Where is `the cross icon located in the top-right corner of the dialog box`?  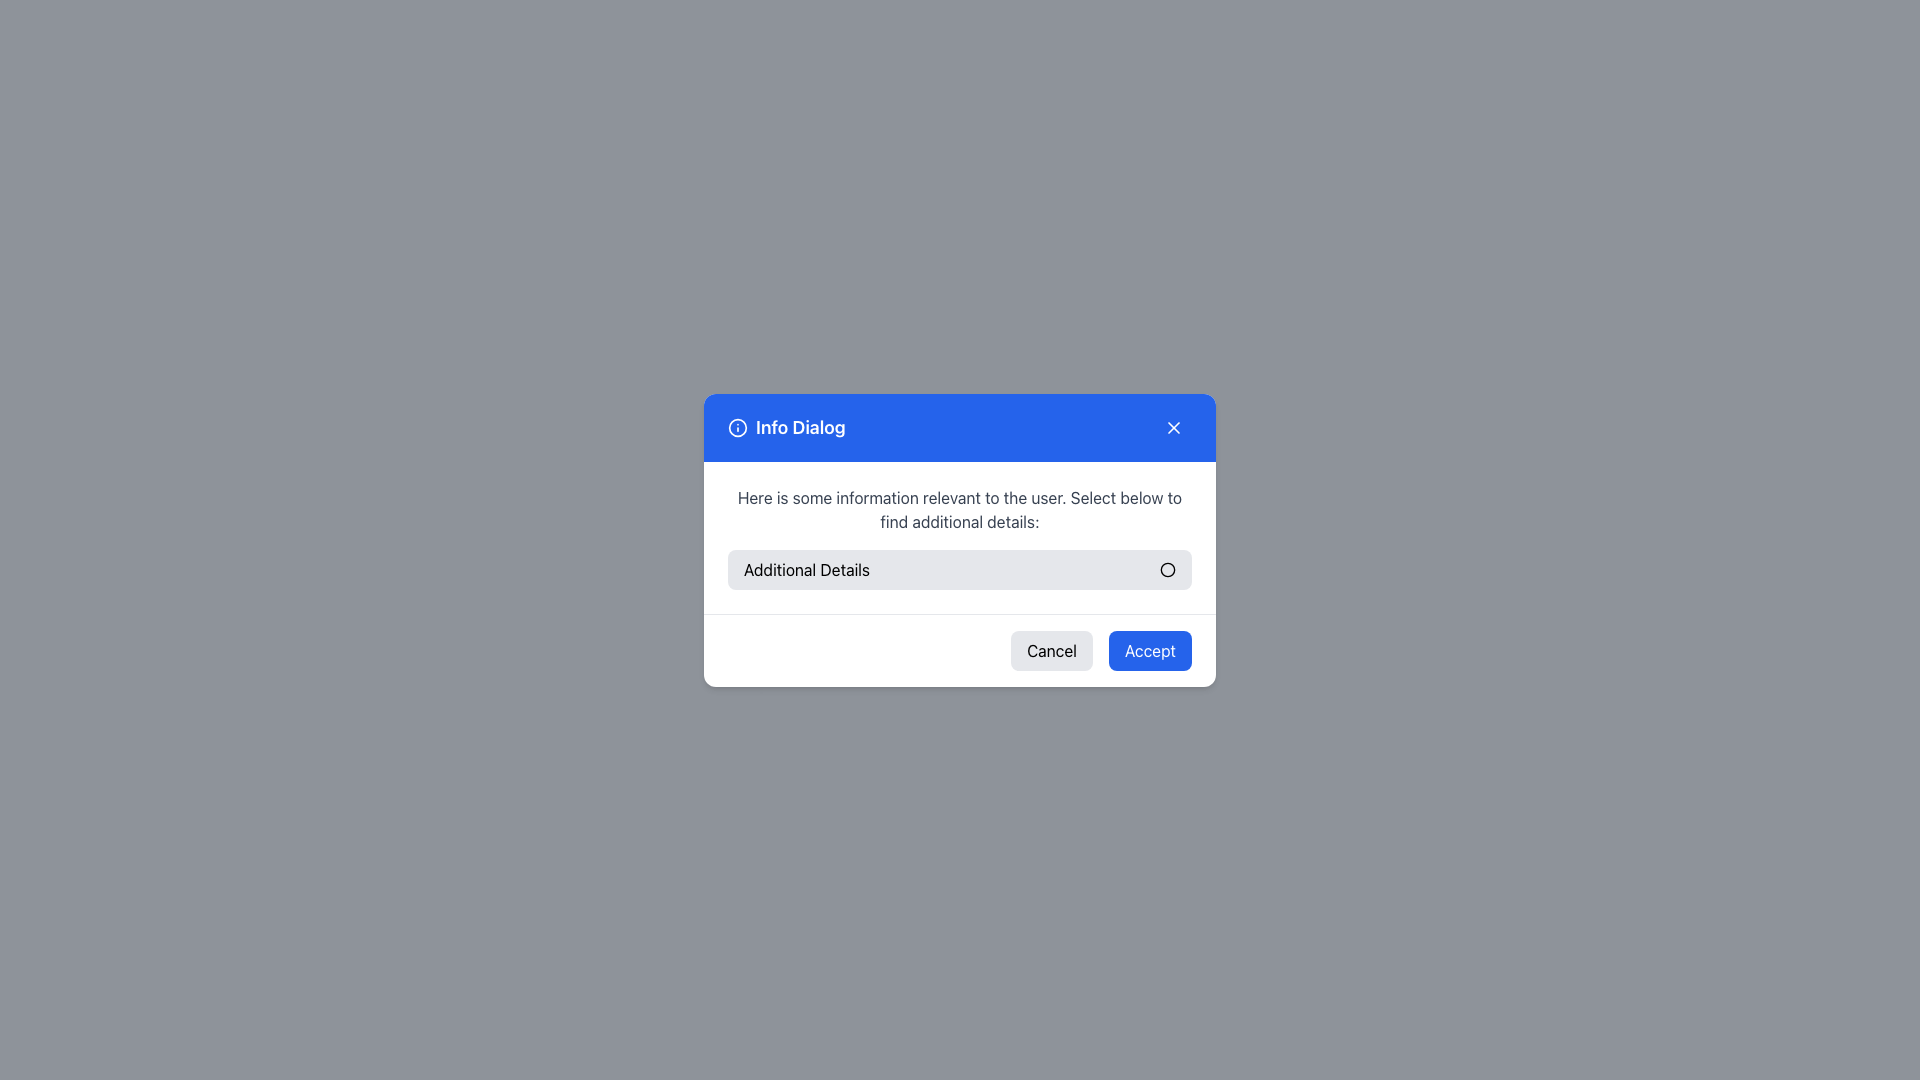
the cross icon located in the top-right corner of the dialog box is located at coordinates (1174, 426).